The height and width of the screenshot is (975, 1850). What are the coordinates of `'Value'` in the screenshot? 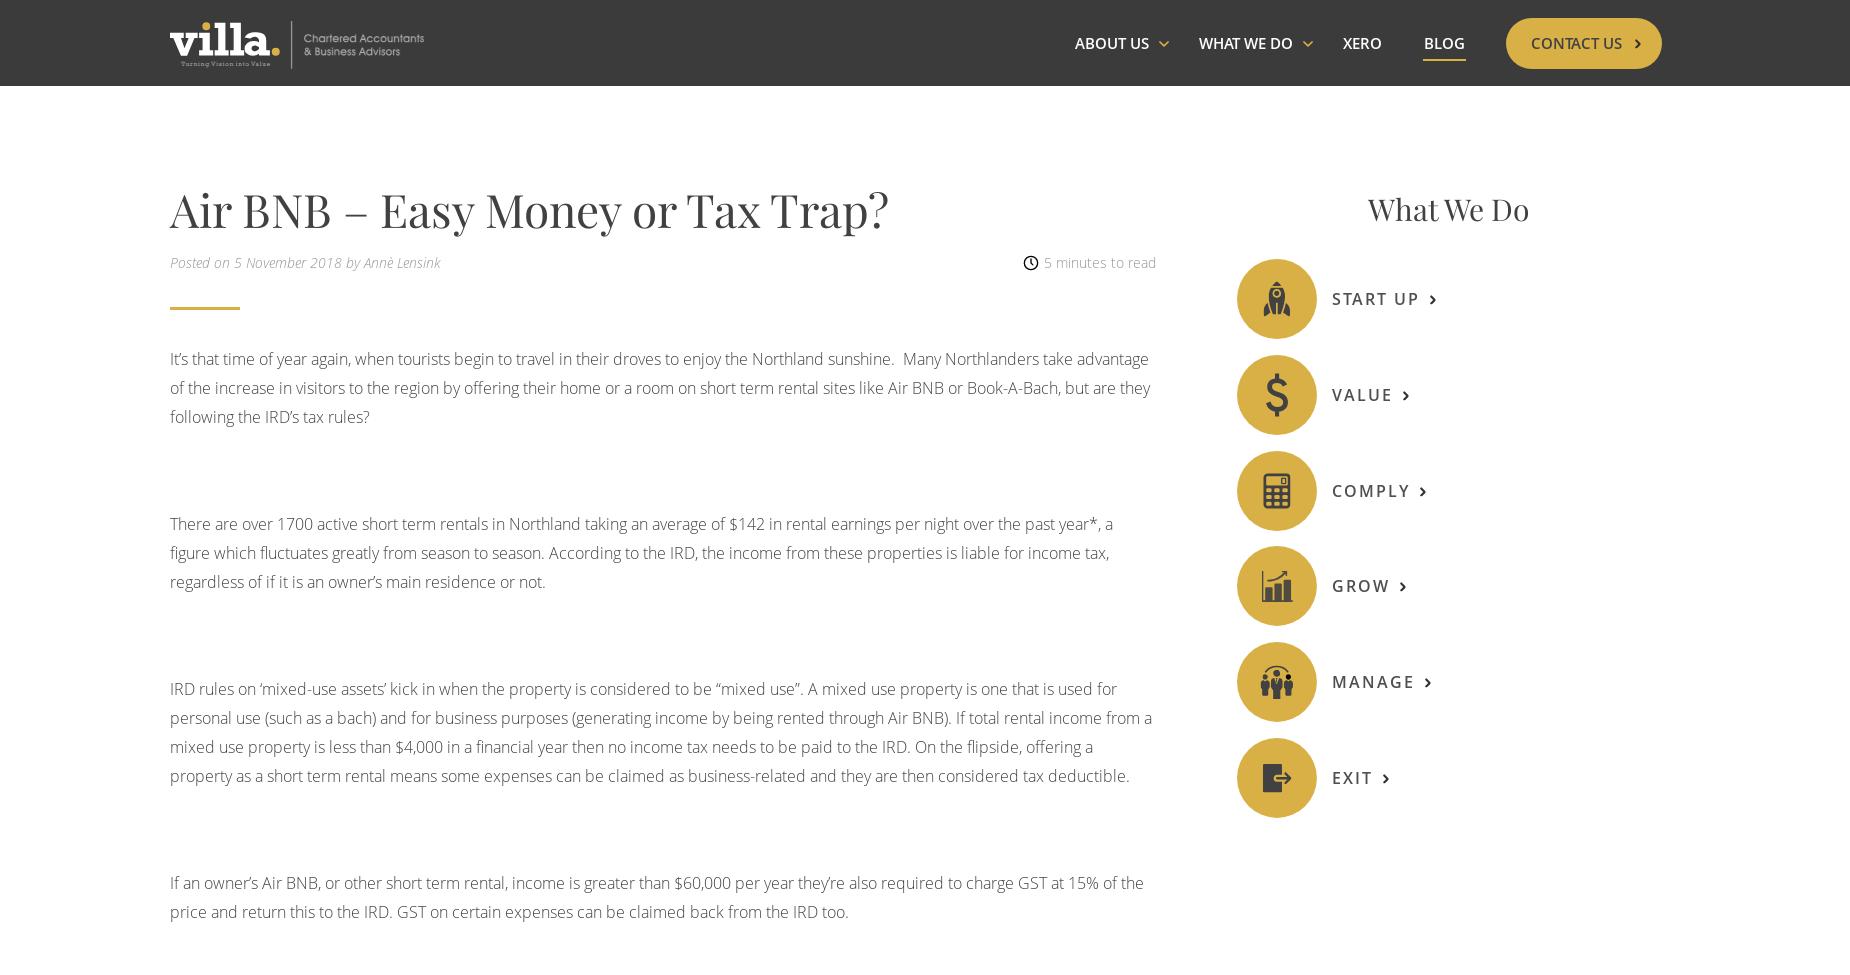 It's located at (1360, 393).